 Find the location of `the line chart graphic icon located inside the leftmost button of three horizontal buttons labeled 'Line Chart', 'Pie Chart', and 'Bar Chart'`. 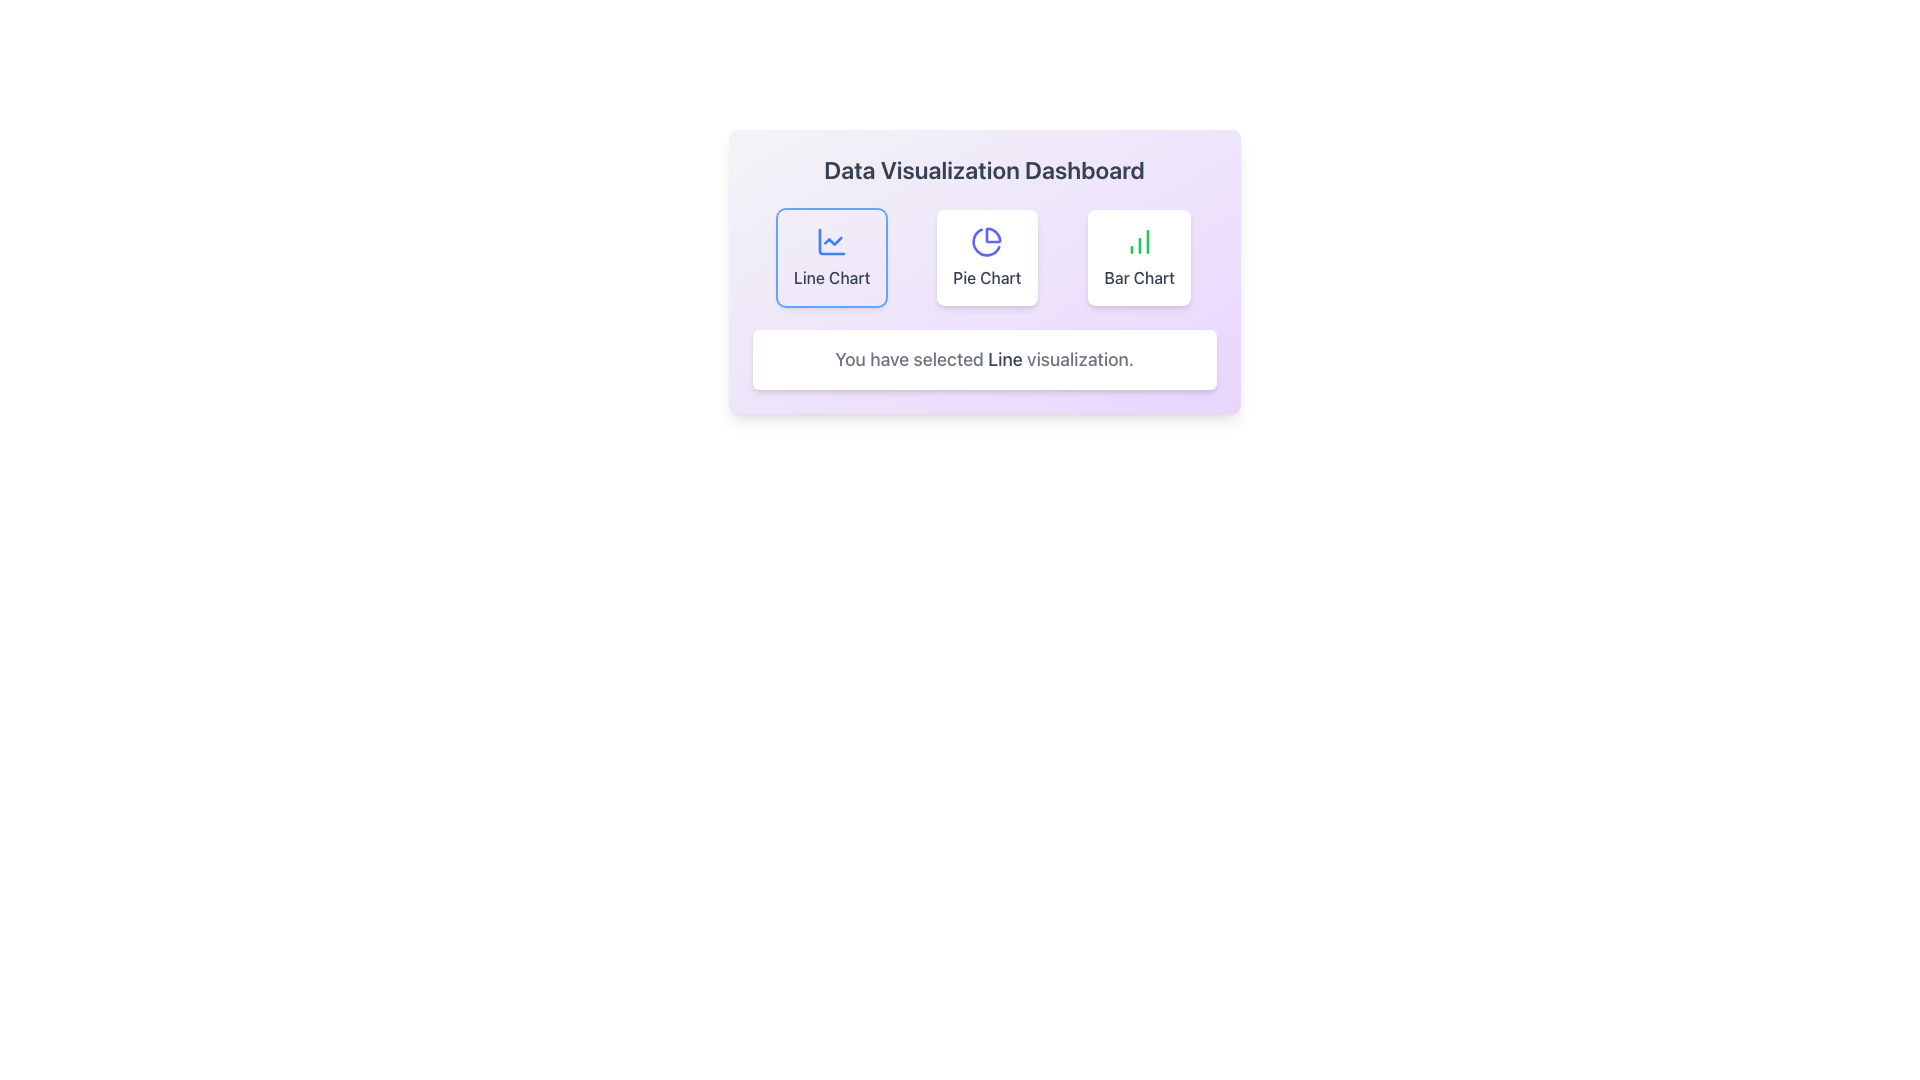

the line chart graphic icon located inside the leftmost button of three horizontal buttons labeled 'Line Chart', 'Pie Chart', and 'Bar Chart' is located at coordinates (833, 240).